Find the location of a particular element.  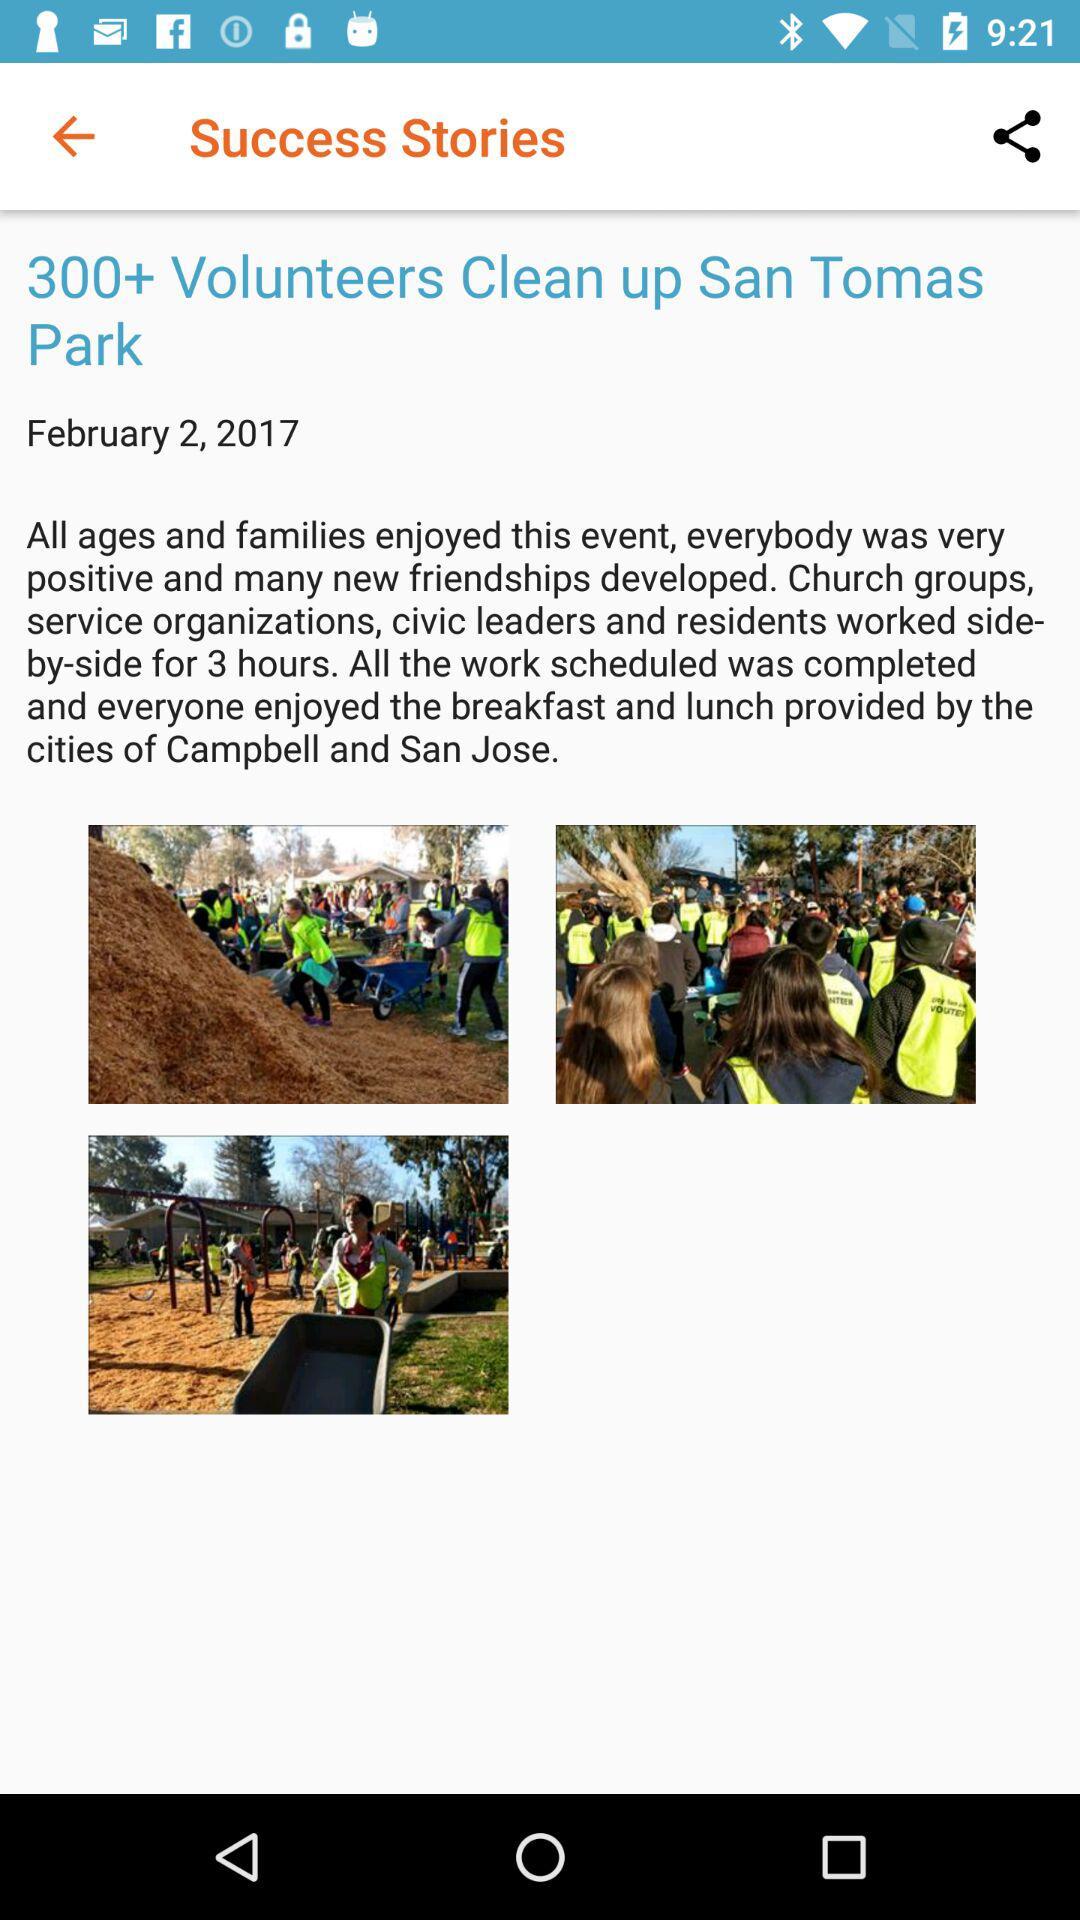

item at the top right corner is located at coordinates (1017, 135).